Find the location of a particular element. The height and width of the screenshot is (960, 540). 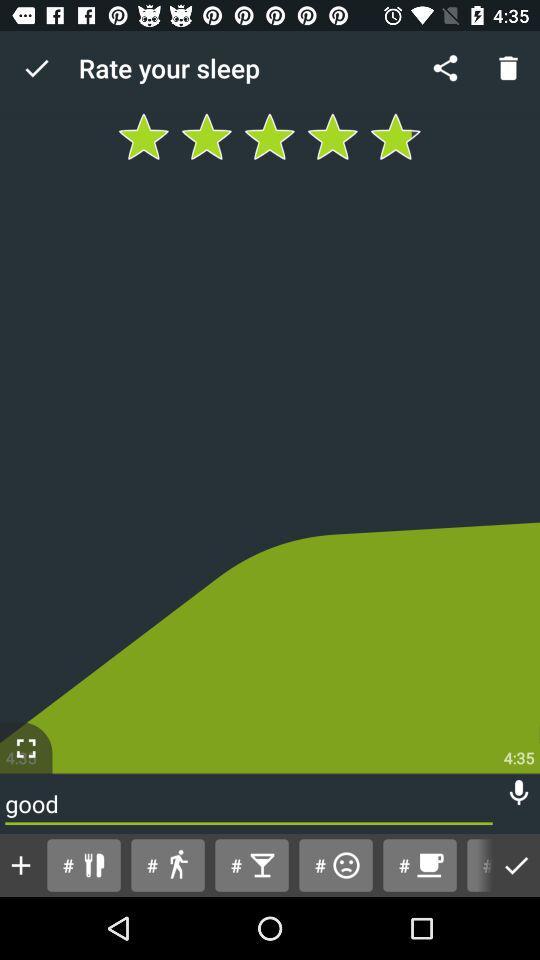

more items is located at coordinates (20, 864).